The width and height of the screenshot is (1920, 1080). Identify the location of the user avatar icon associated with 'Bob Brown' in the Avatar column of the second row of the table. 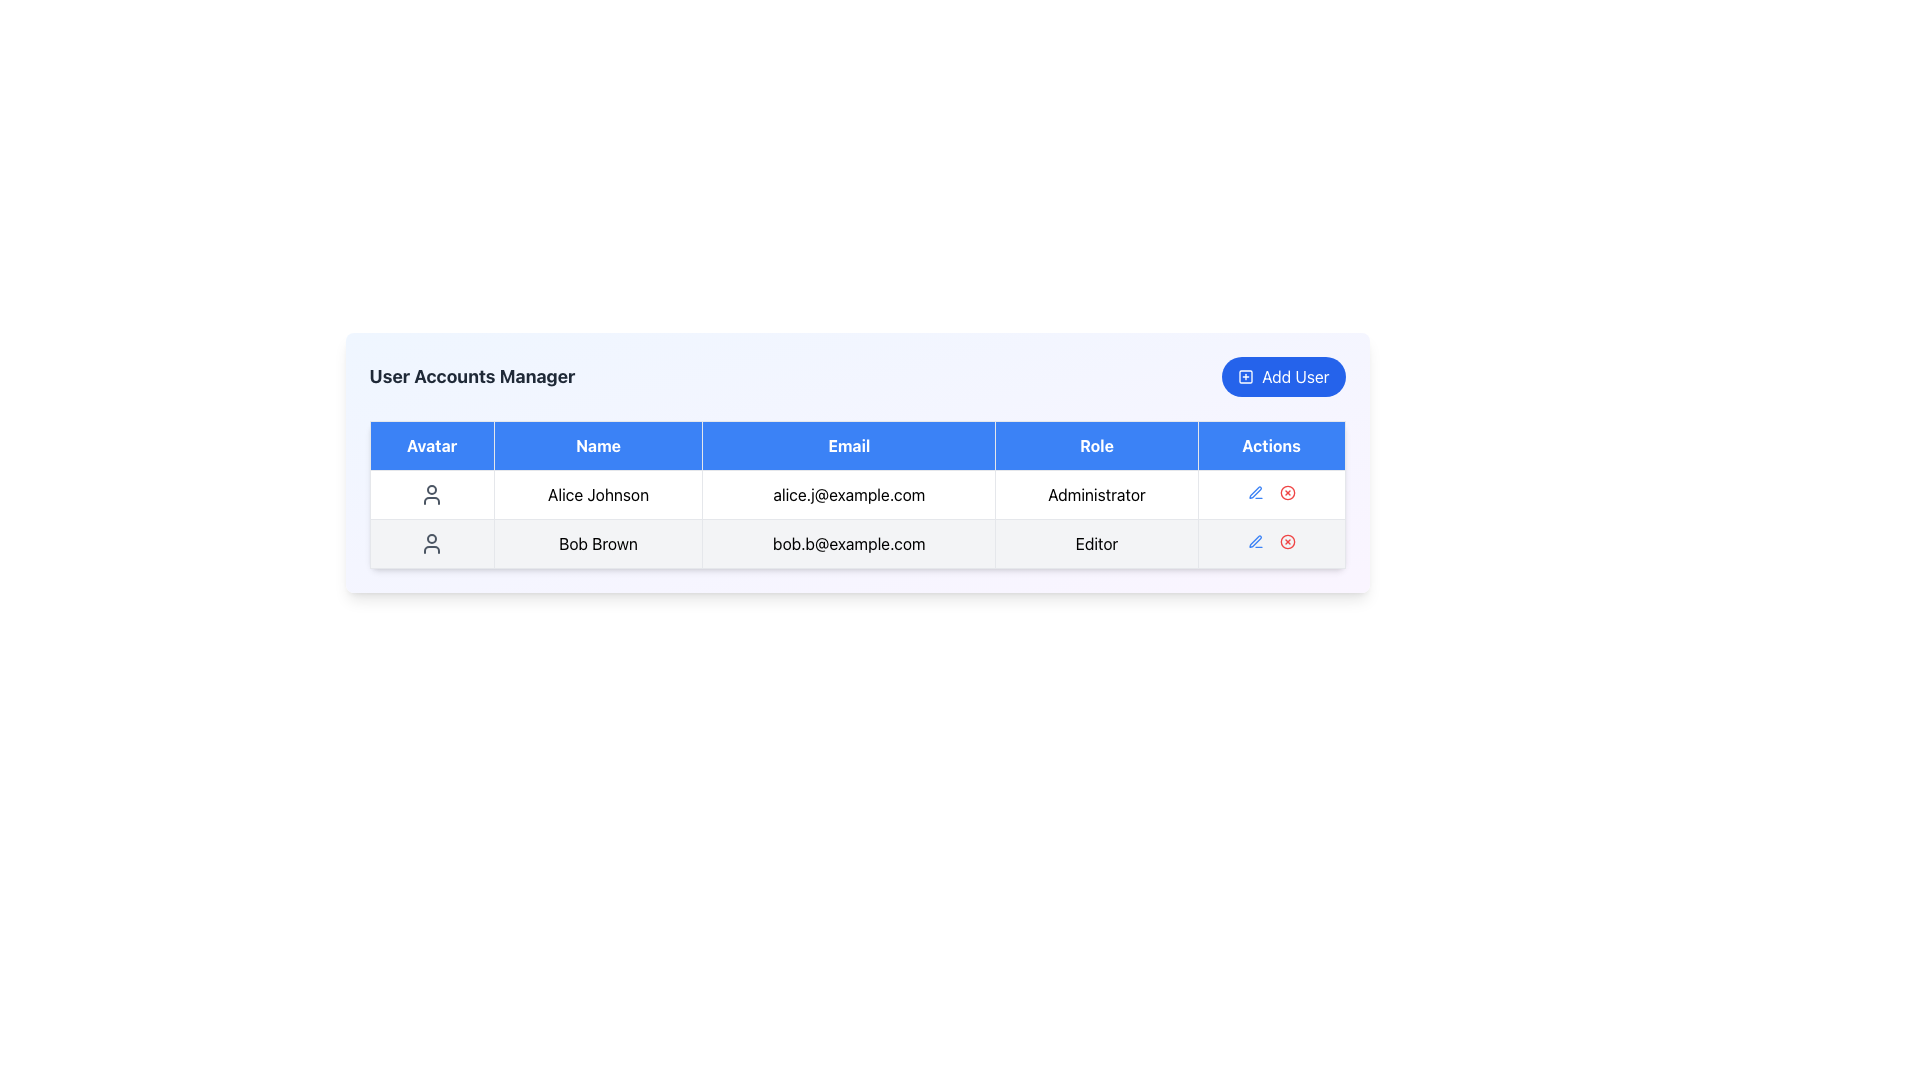
(431, 494).